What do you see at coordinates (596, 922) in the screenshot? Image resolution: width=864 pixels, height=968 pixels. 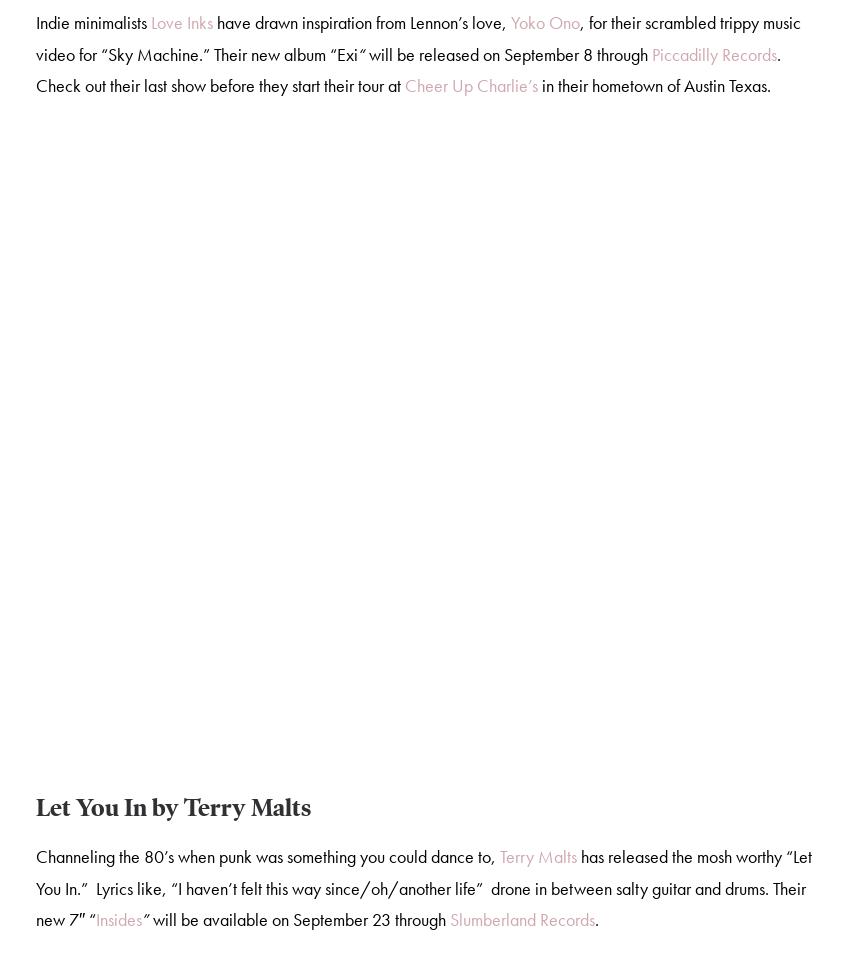 I see `'.'` at bounding box center [596, 922].